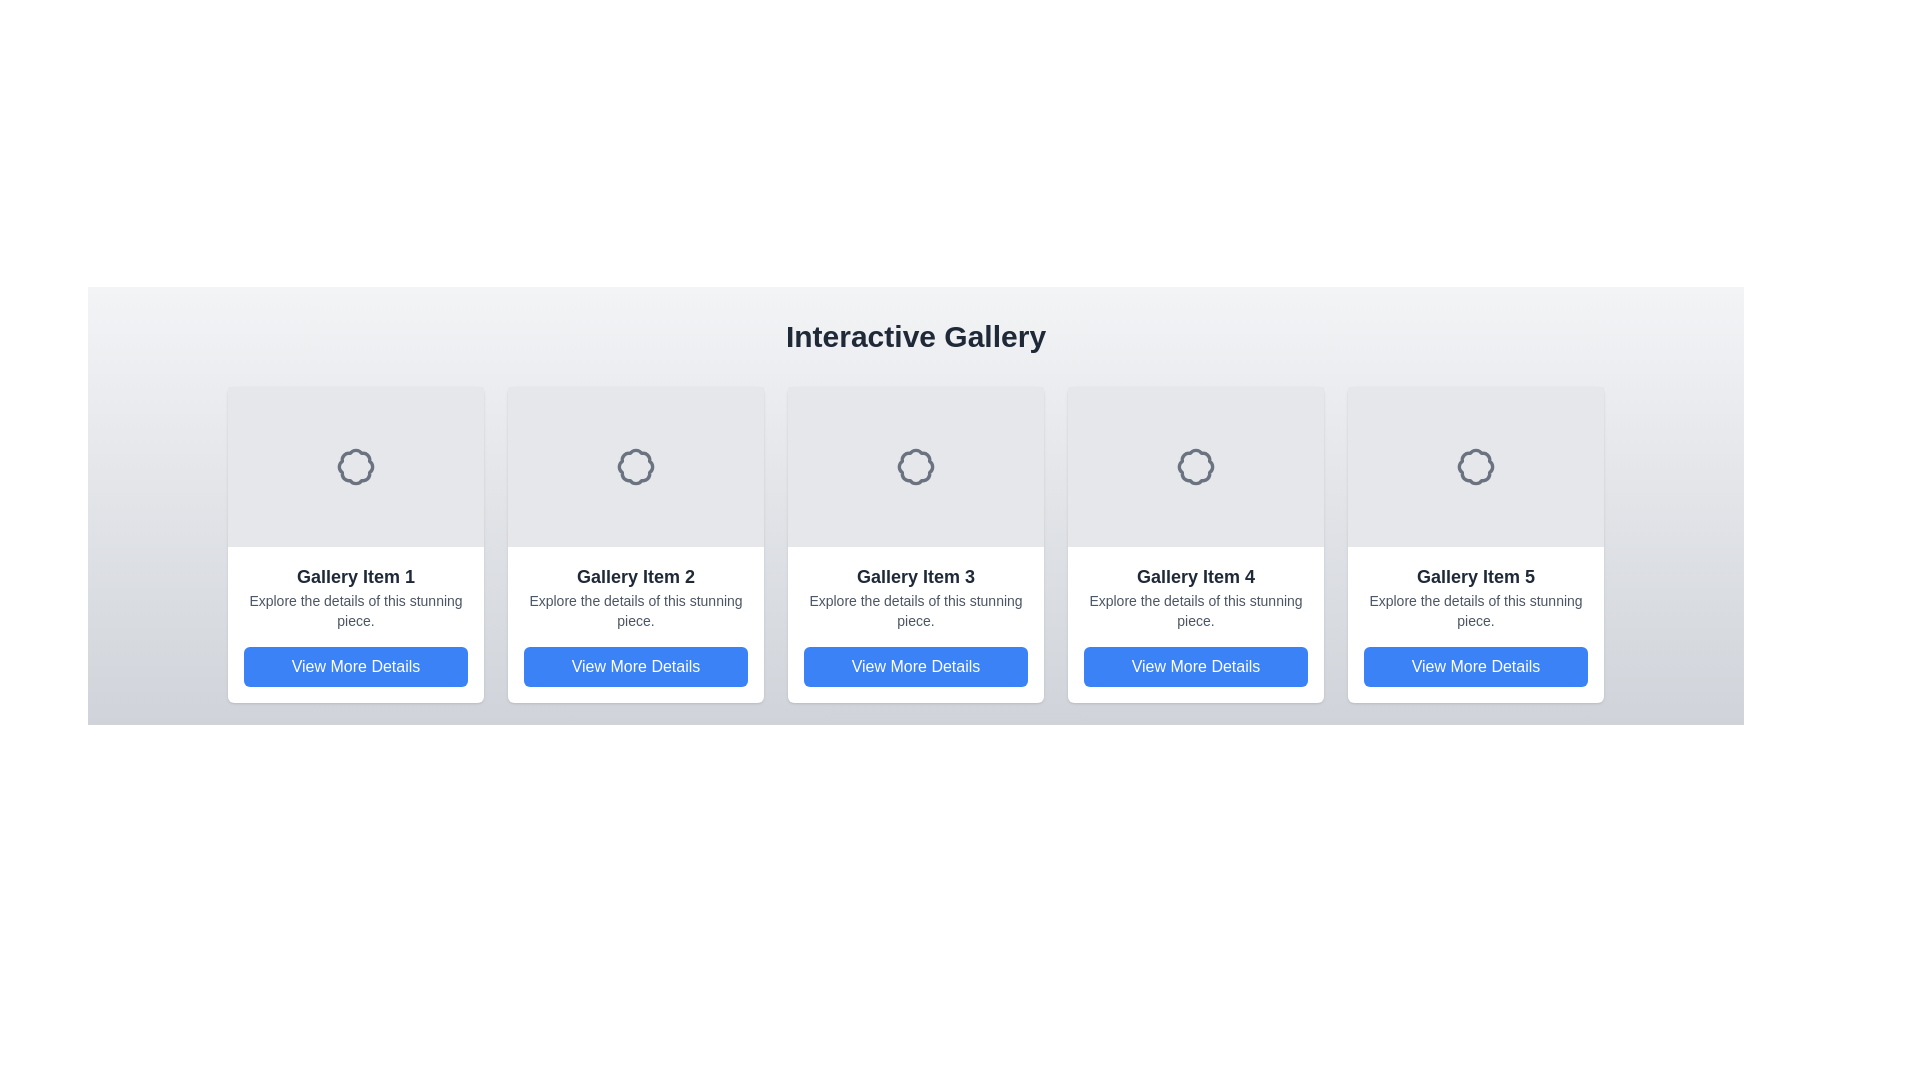  I want to click on the prominently styled header text stating 'Interactive Gallery' which is located at the top of the interface, centered horizontally, and features bold dark gray text on a light gray gradient background, so click(915, 335).